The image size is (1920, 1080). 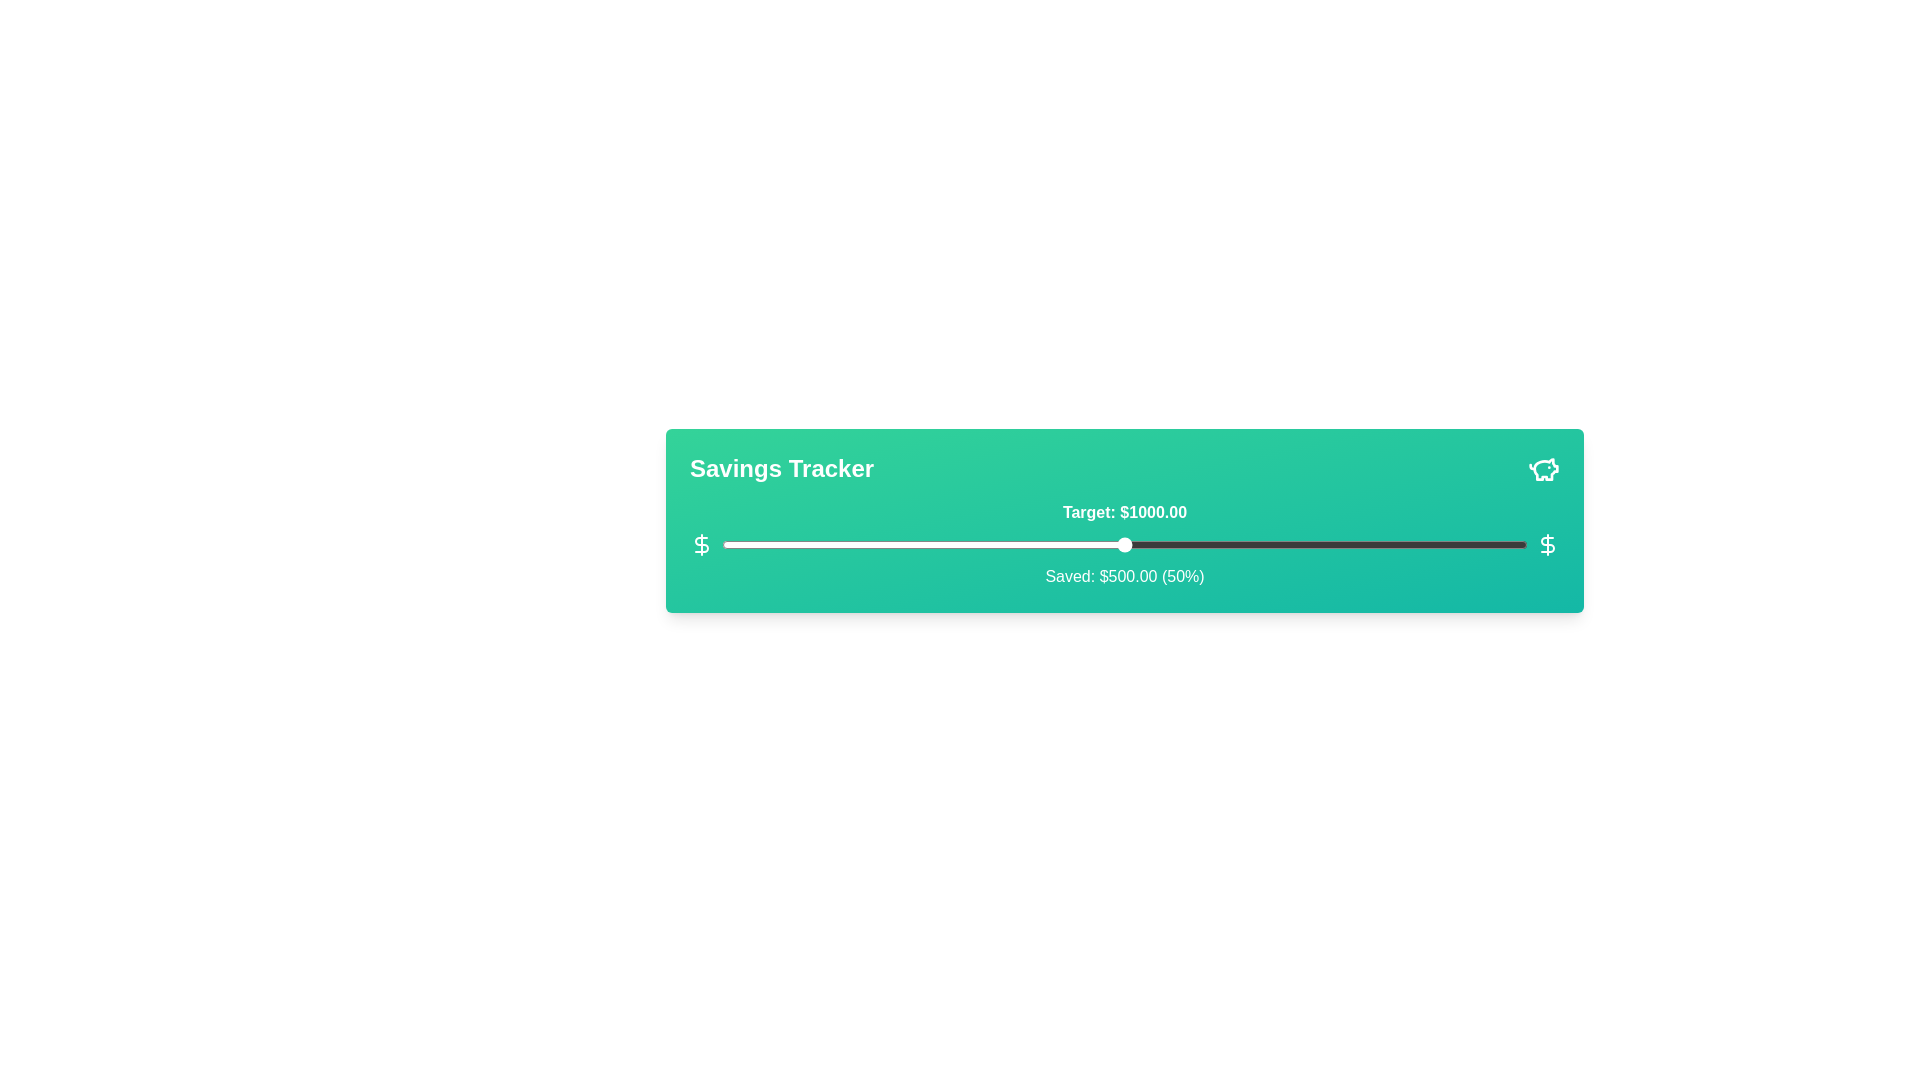 What do you see at coordinates (1547, 544) in the screenshot?
I see `the financial icon located in the bottom-right corner of the green interface panel, which serves as a visual indicator for monetary transactions` at bounding box center [1547, 544].